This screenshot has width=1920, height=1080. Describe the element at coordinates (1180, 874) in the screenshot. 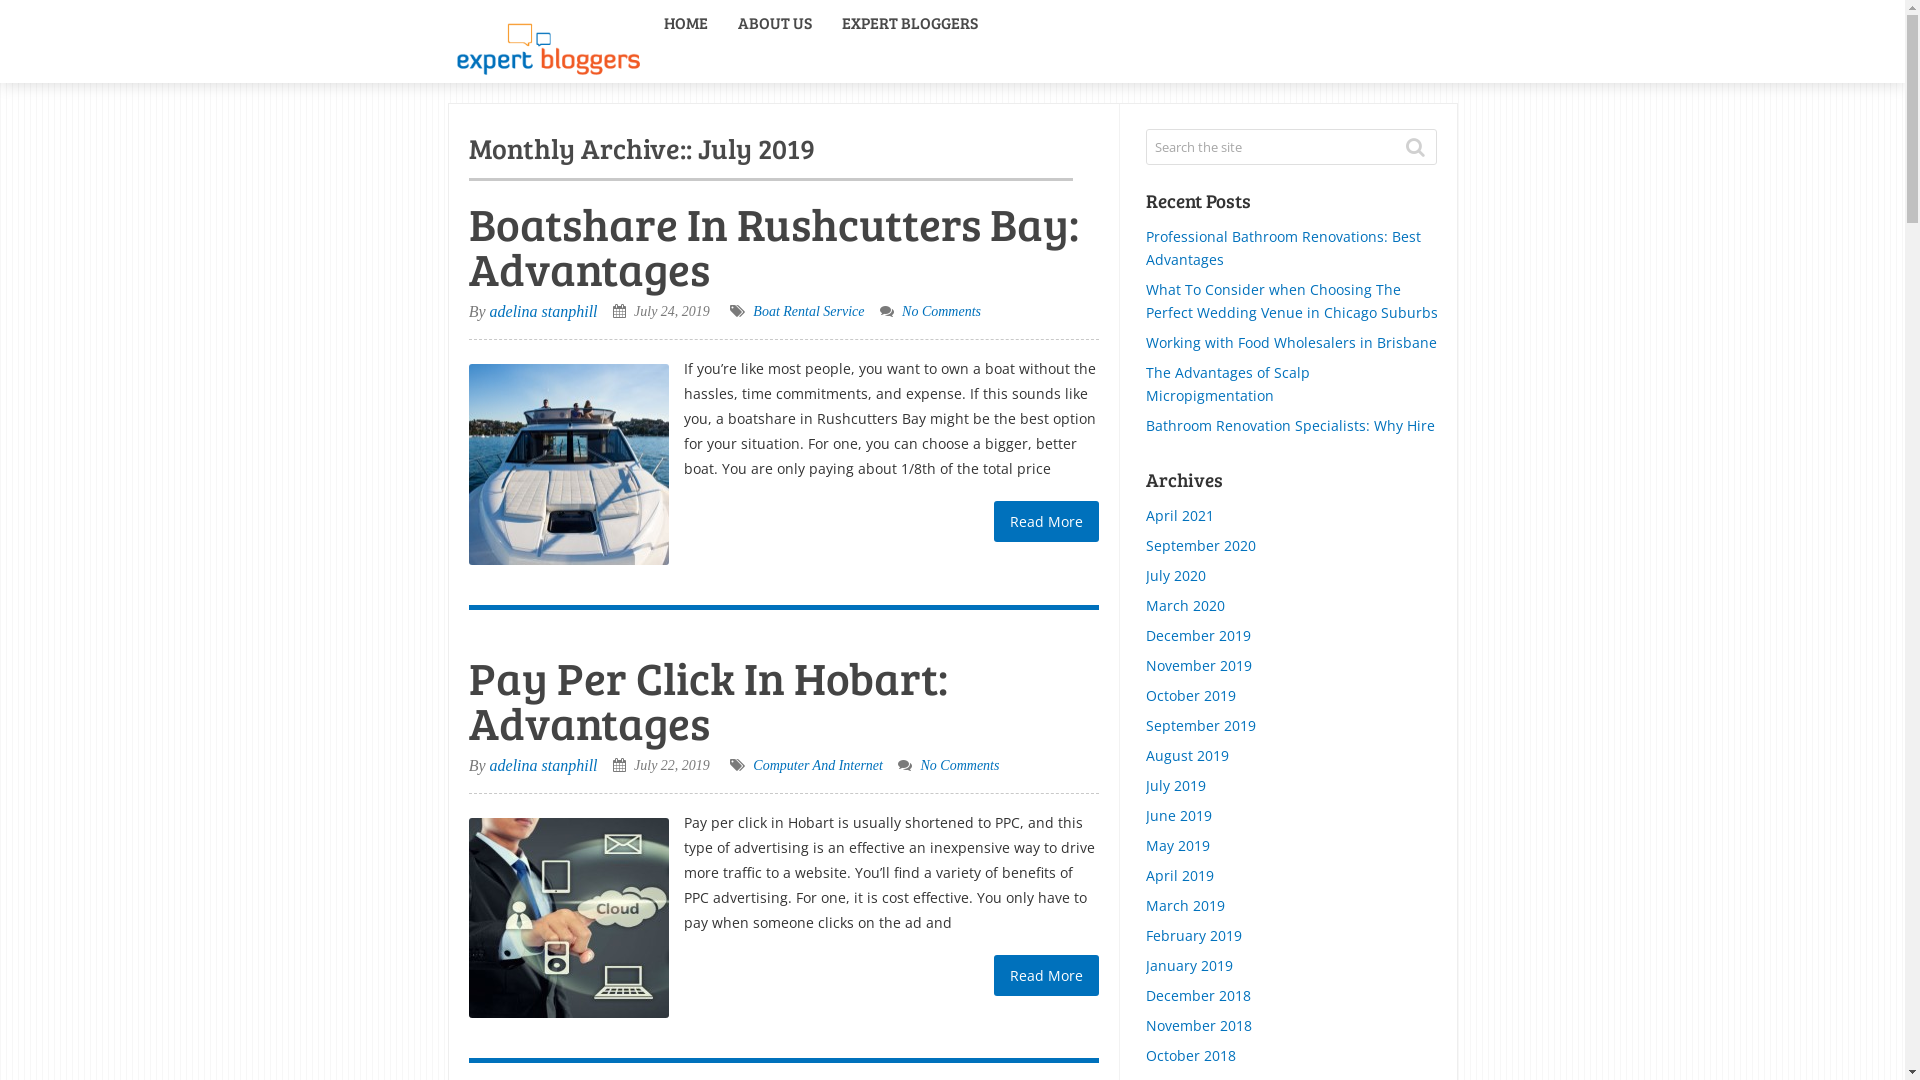

I see `'April 2019'` at that location.